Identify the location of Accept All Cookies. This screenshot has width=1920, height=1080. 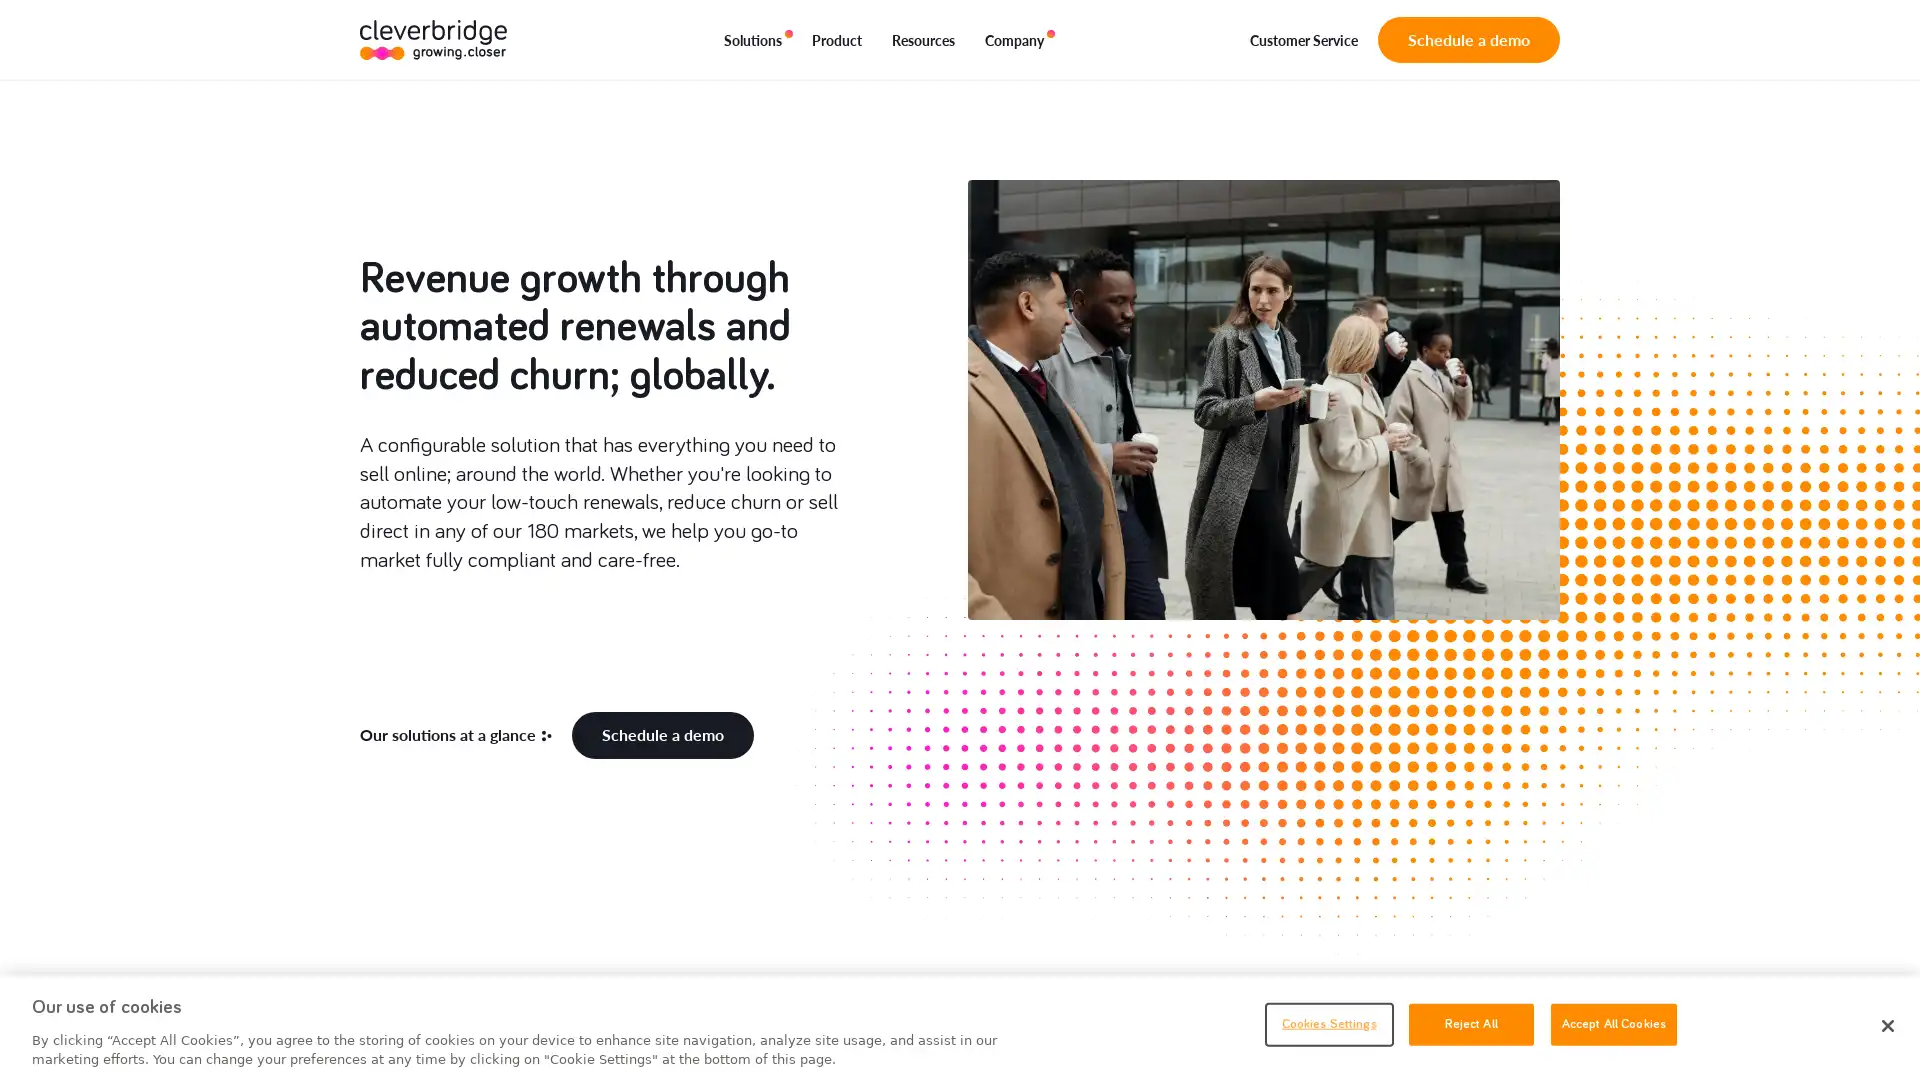
(1613, 1023).